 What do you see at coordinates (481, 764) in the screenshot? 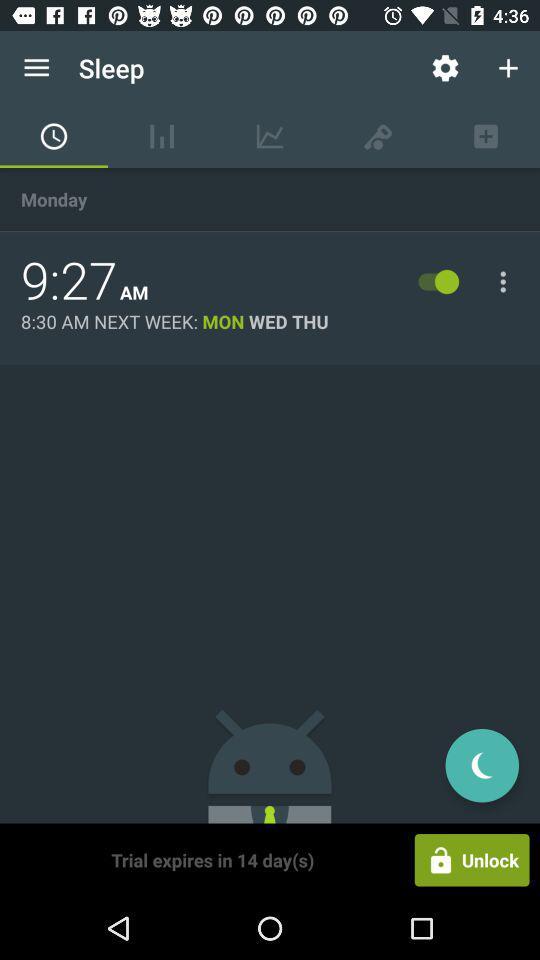
I see `night mode` at bounding box center [481, 764].